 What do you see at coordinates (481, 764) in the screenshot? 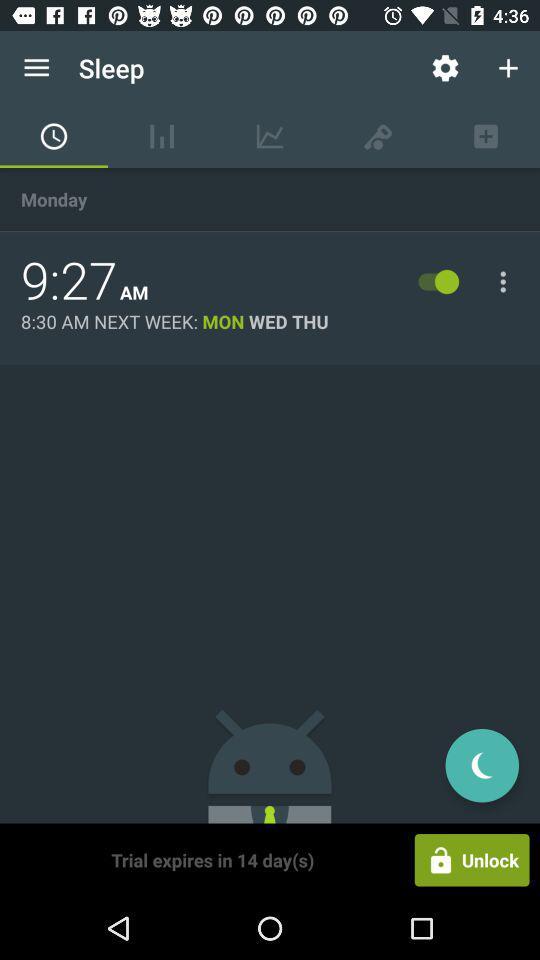
I see `night mode` at bounding box center [481, 764].